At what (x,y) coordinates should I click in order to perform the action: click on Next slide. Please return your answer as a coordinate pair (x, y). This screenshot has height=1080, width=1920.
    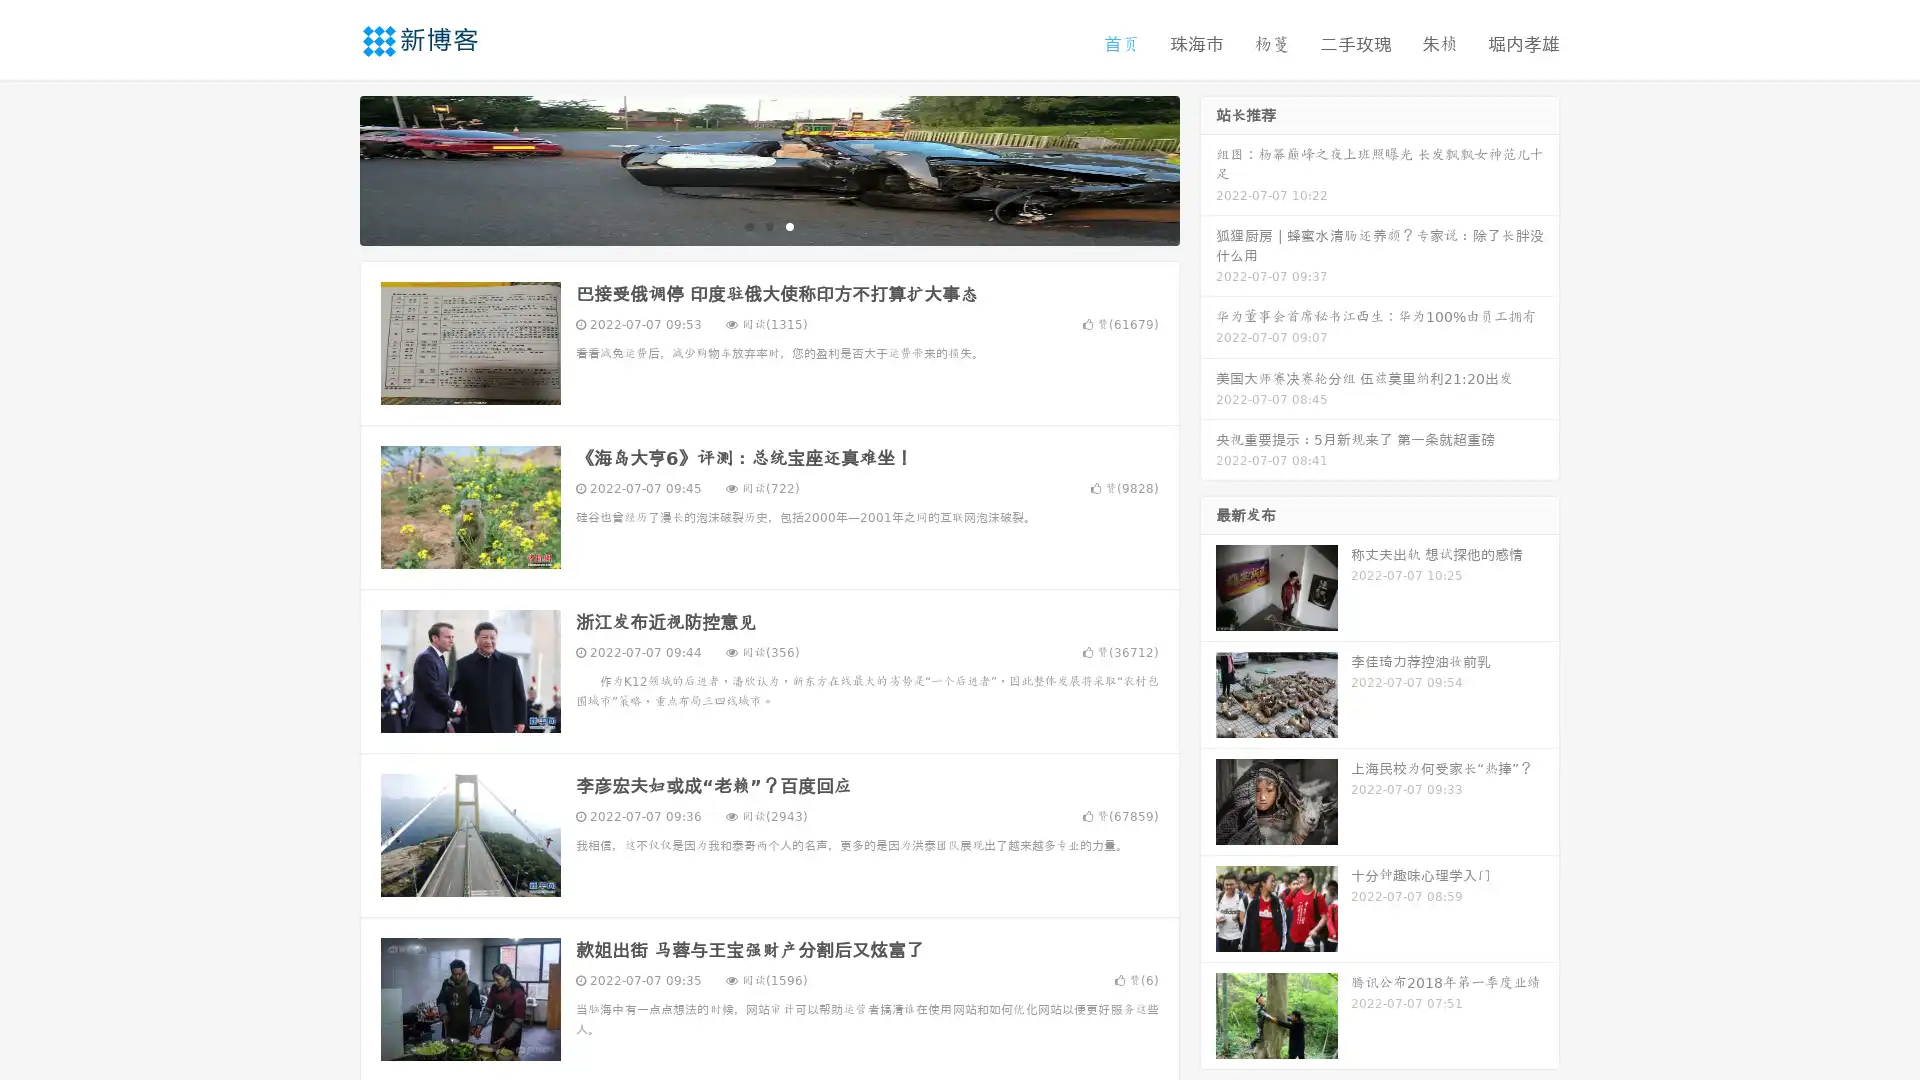
    Looking at the image, I should click on (1208, 168).